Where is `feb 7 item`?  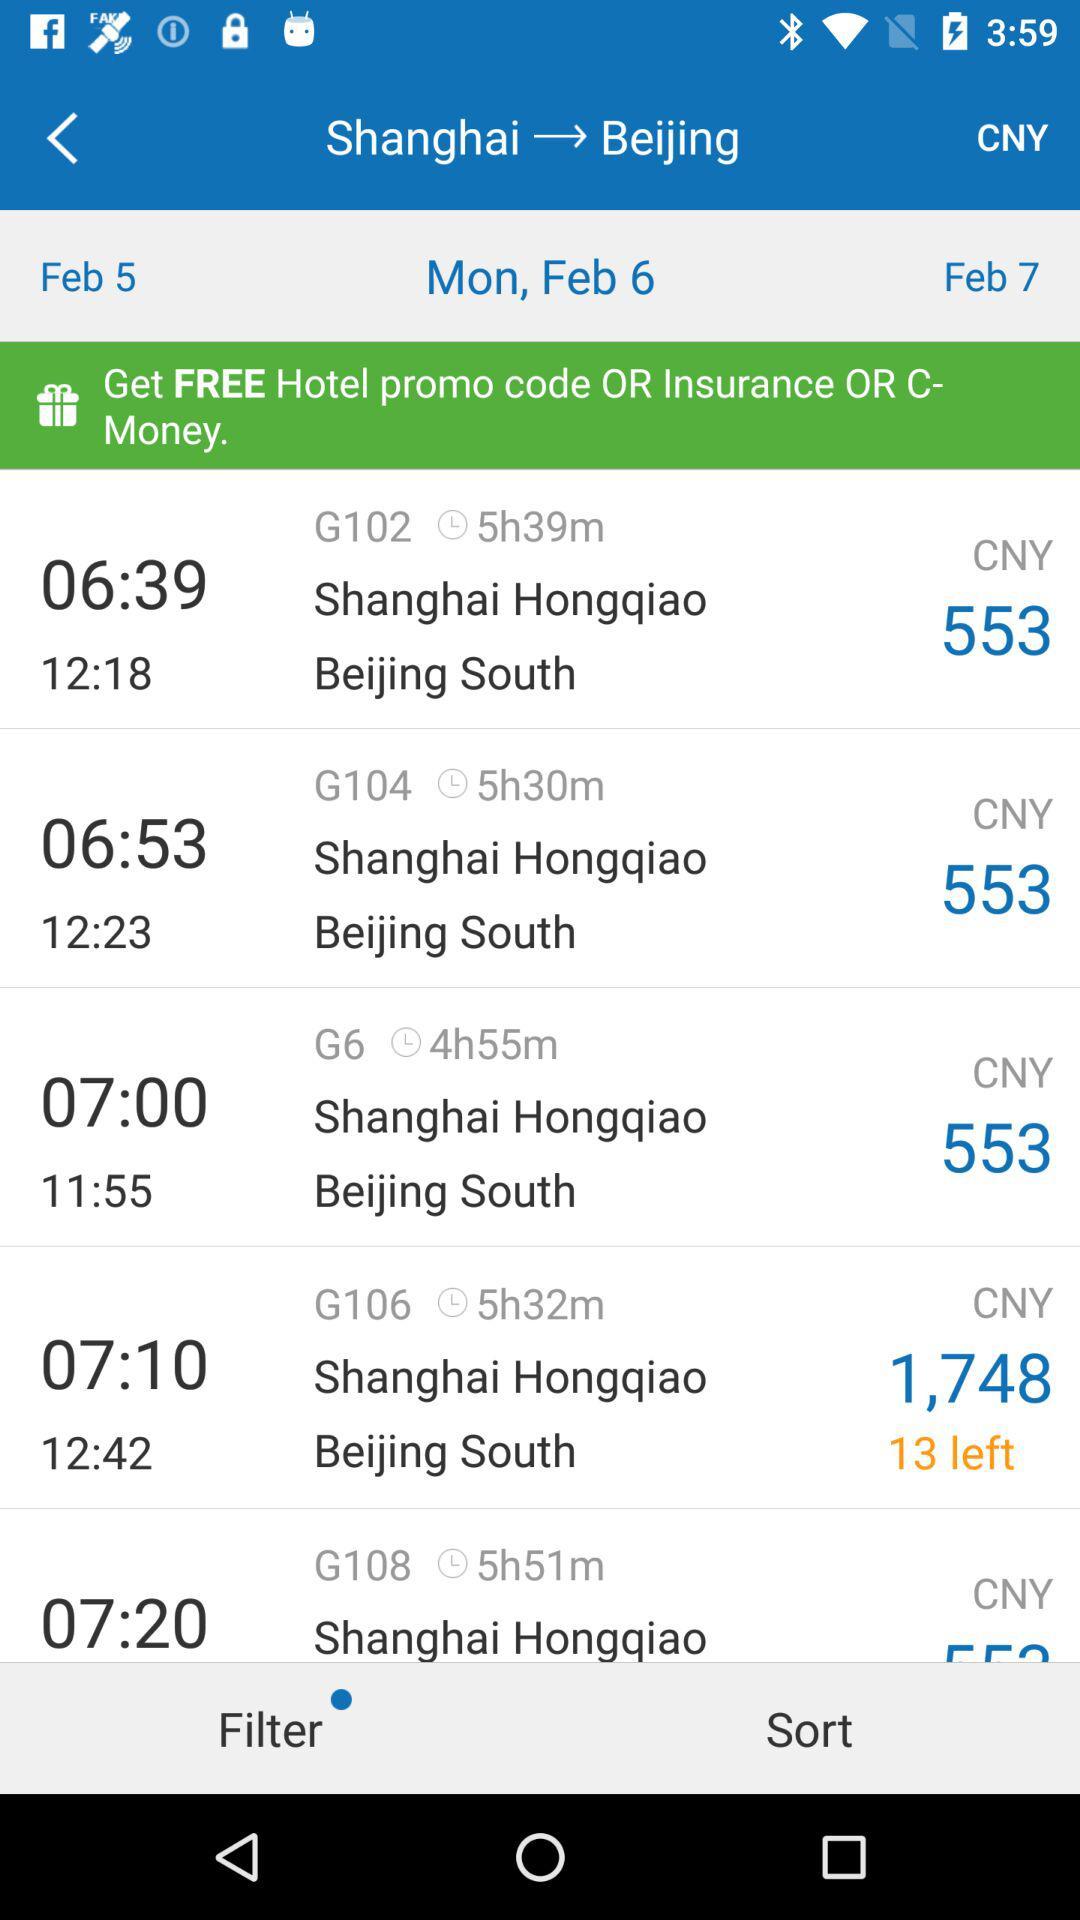
feb 7 item is located at coordinates (945, 274).